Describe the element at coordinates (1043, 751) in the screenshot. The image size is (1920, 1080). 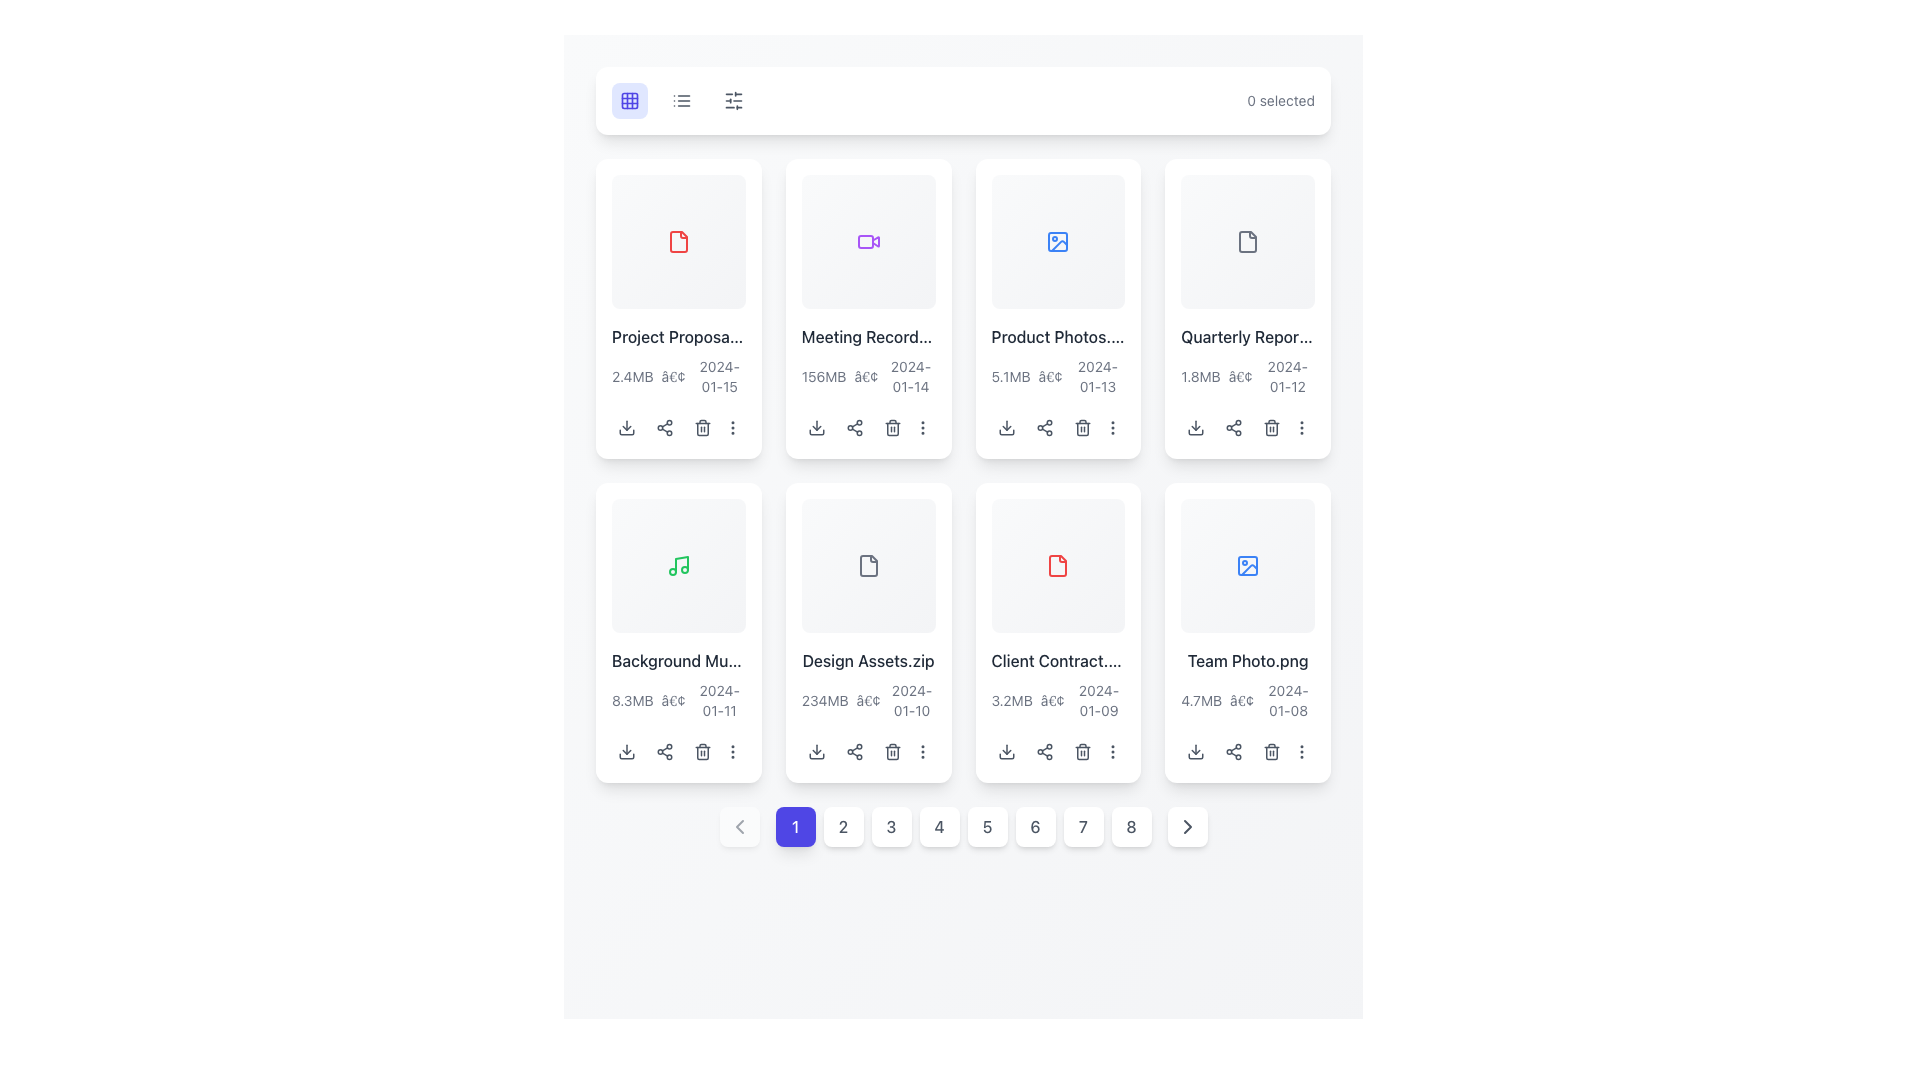
I see `the share icon button represented by three interconnected circles, located at the bottom of the 'Client Contract' card, to enable accessibility navigation` at that location.